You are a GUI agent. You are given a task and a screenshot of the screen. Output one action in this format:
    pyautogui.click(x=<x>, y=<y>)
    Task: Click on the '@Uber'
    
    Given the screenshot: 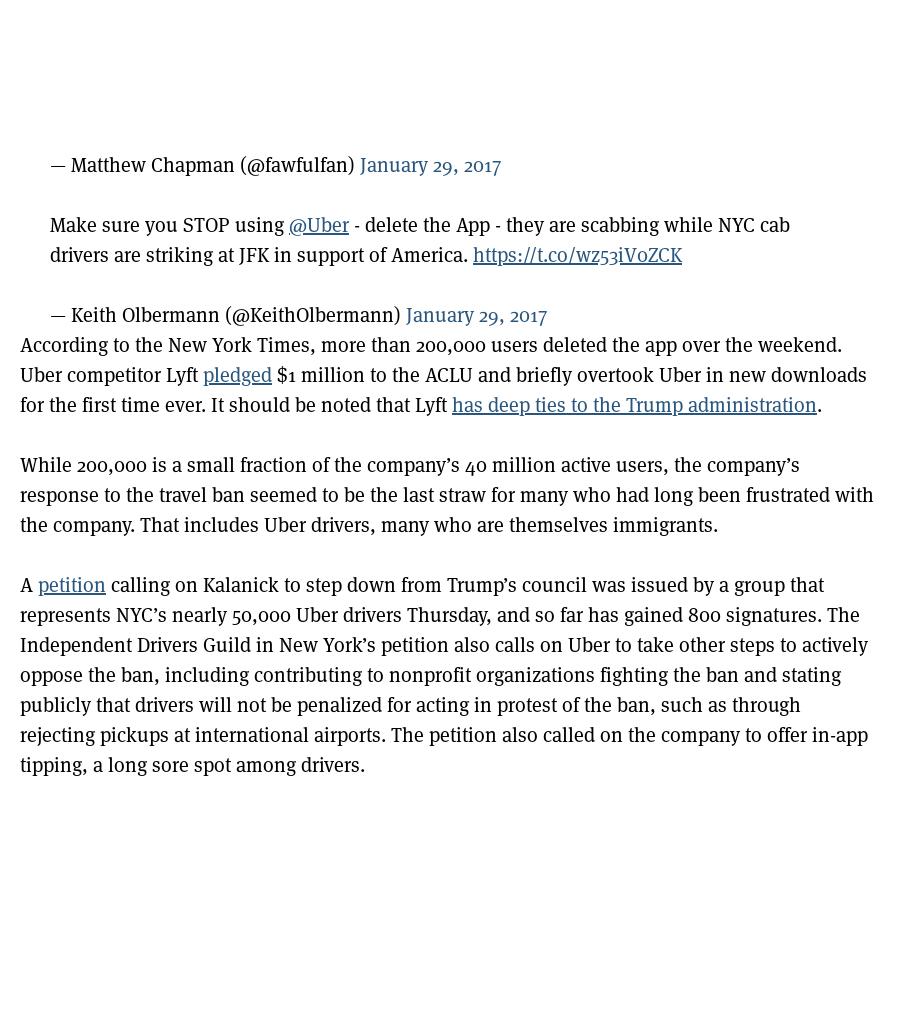 What is the action you would take?
    pyautogui.click(x=317, y=224)
    